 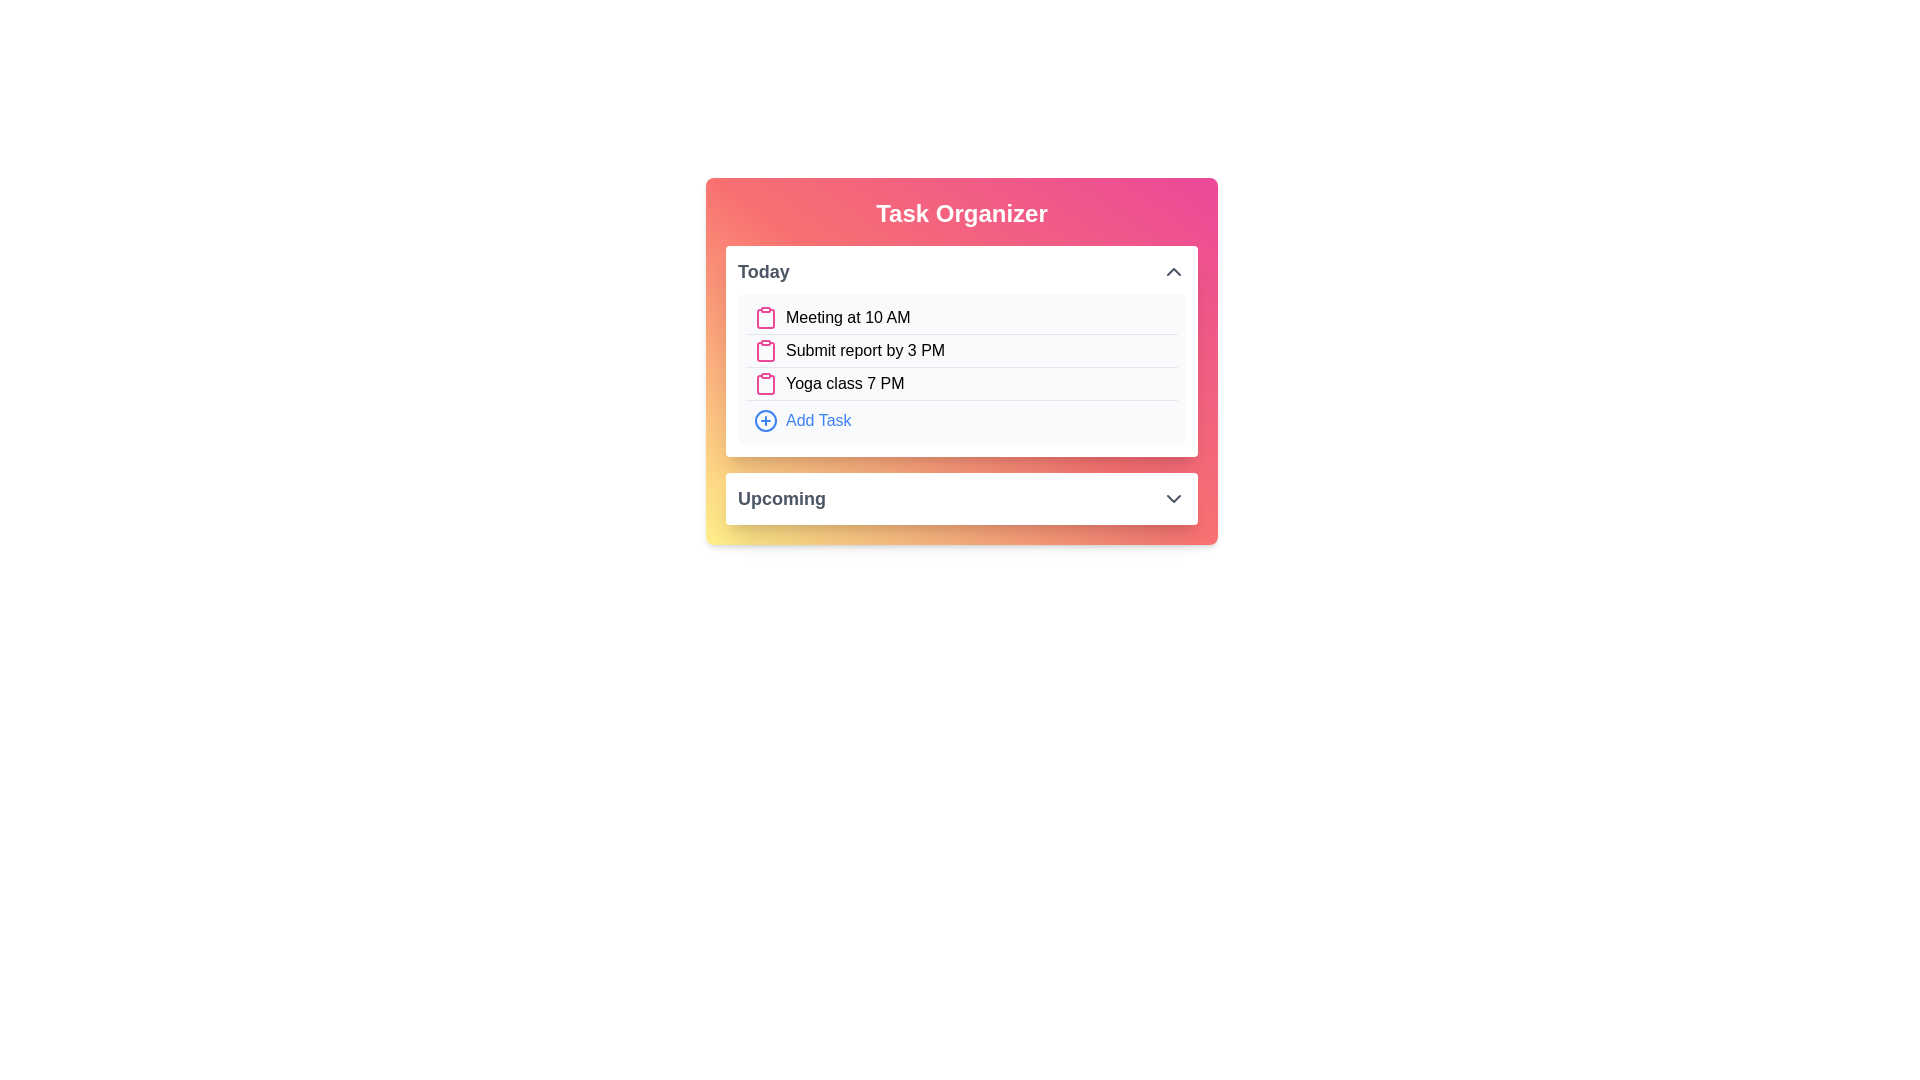 What do you see at coordinates (765, 419) in the screenshot?
I see `the Circle graphic element (SVG) which is styled with outline strokes and is part of the 'Add Task' button under the 'Today' section of the task organizer interface` at bounding box center [765, 419].